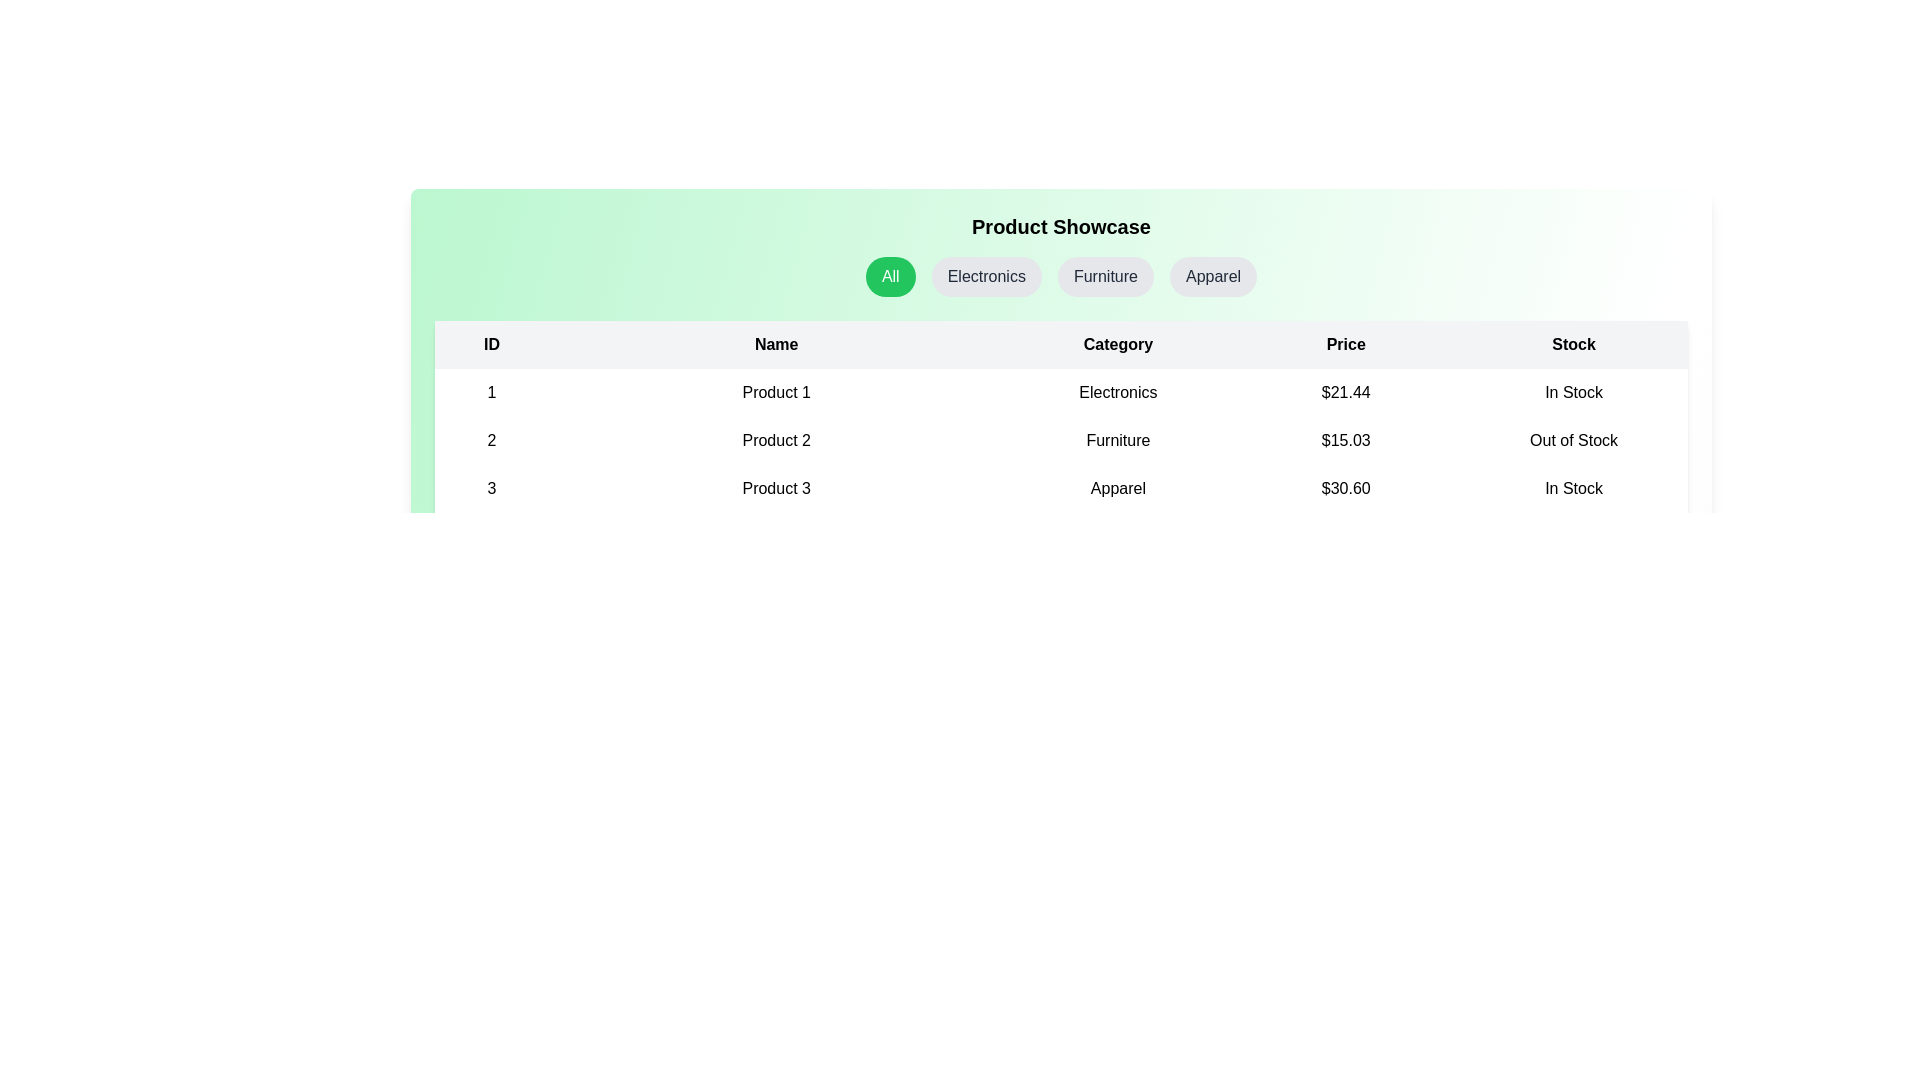  I want to click on the category Apparel to filter the products, so click(1213, 277).